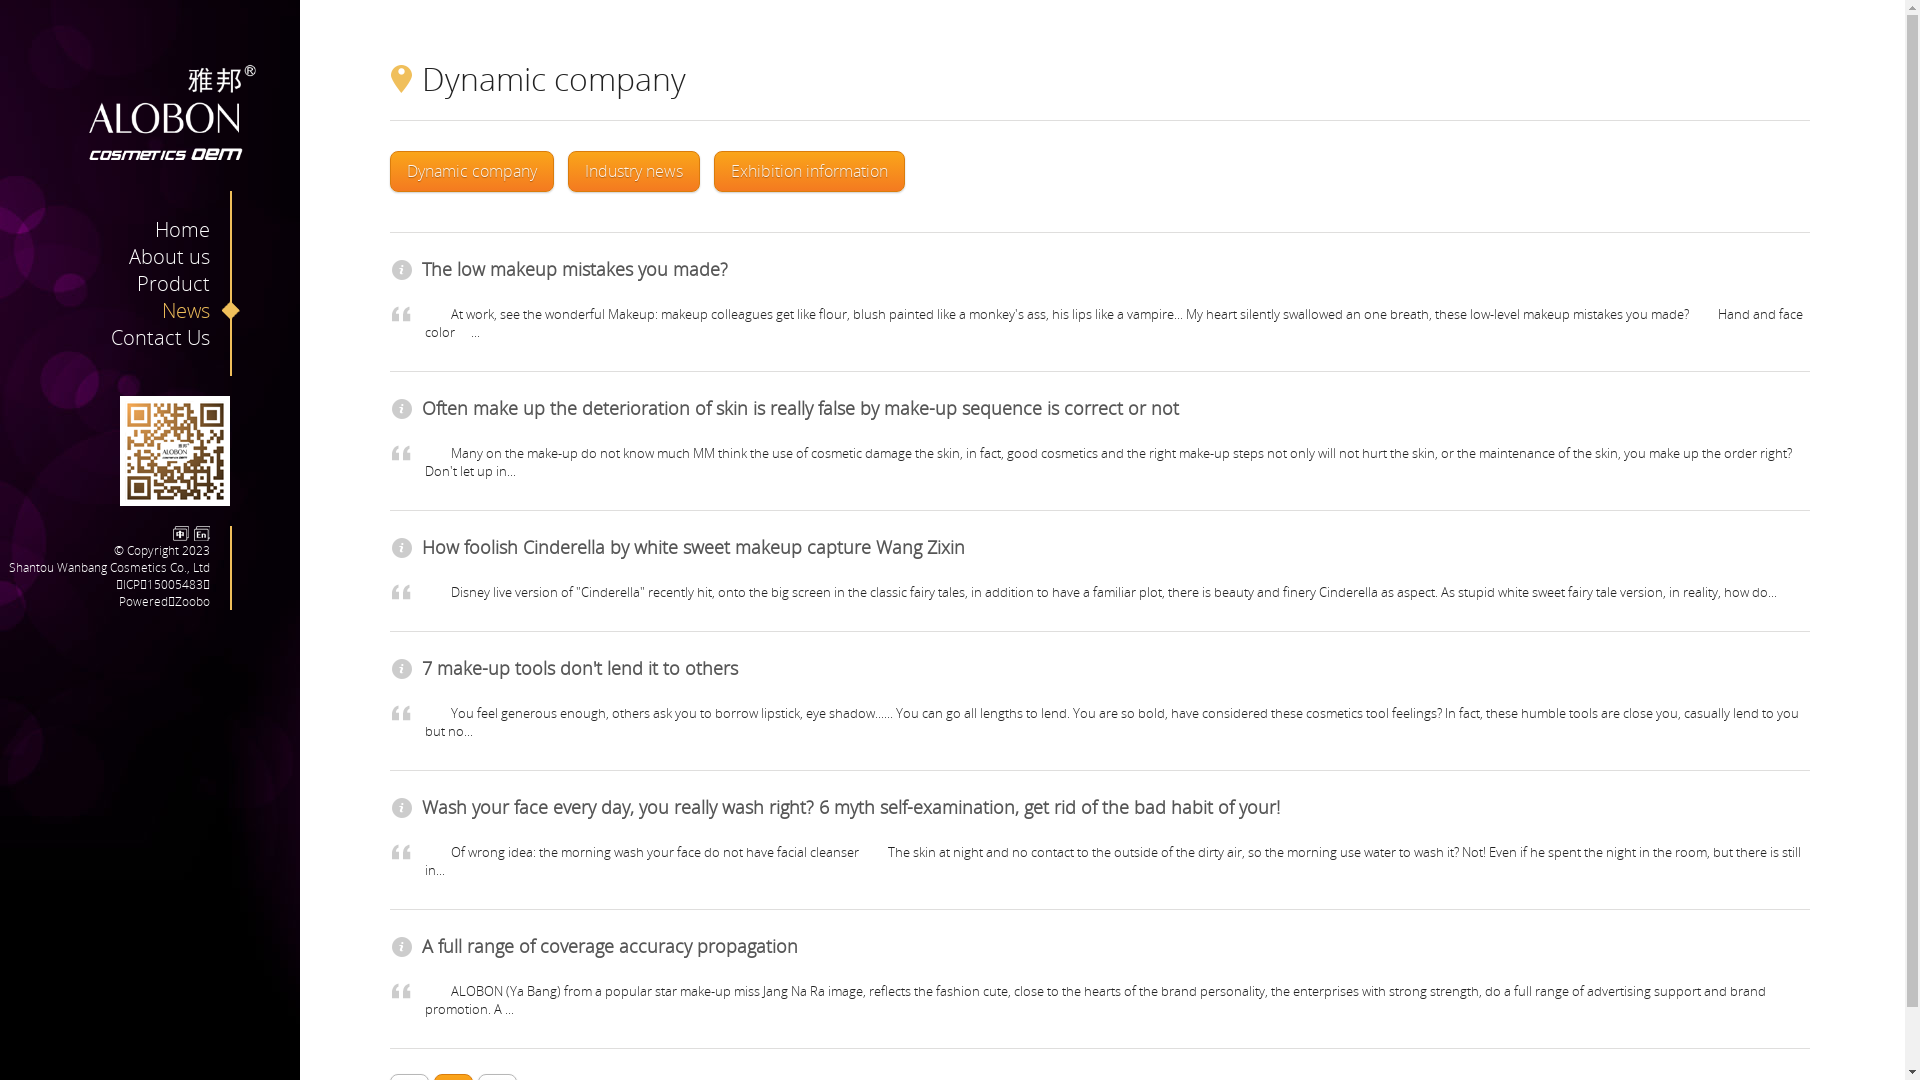 The image size is (1920, 1080). I want to click on 'About us', so click(128, 255).